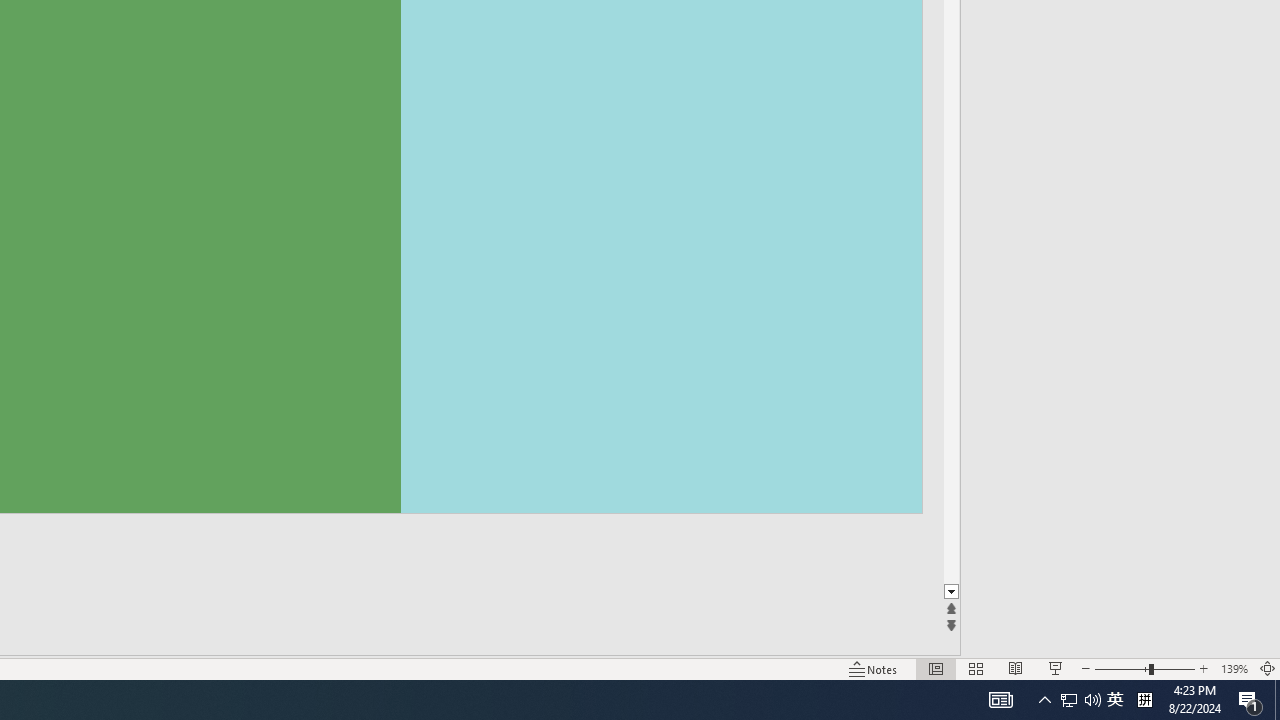  I want to click on 'Zoom 139%', so click(1233, 669).